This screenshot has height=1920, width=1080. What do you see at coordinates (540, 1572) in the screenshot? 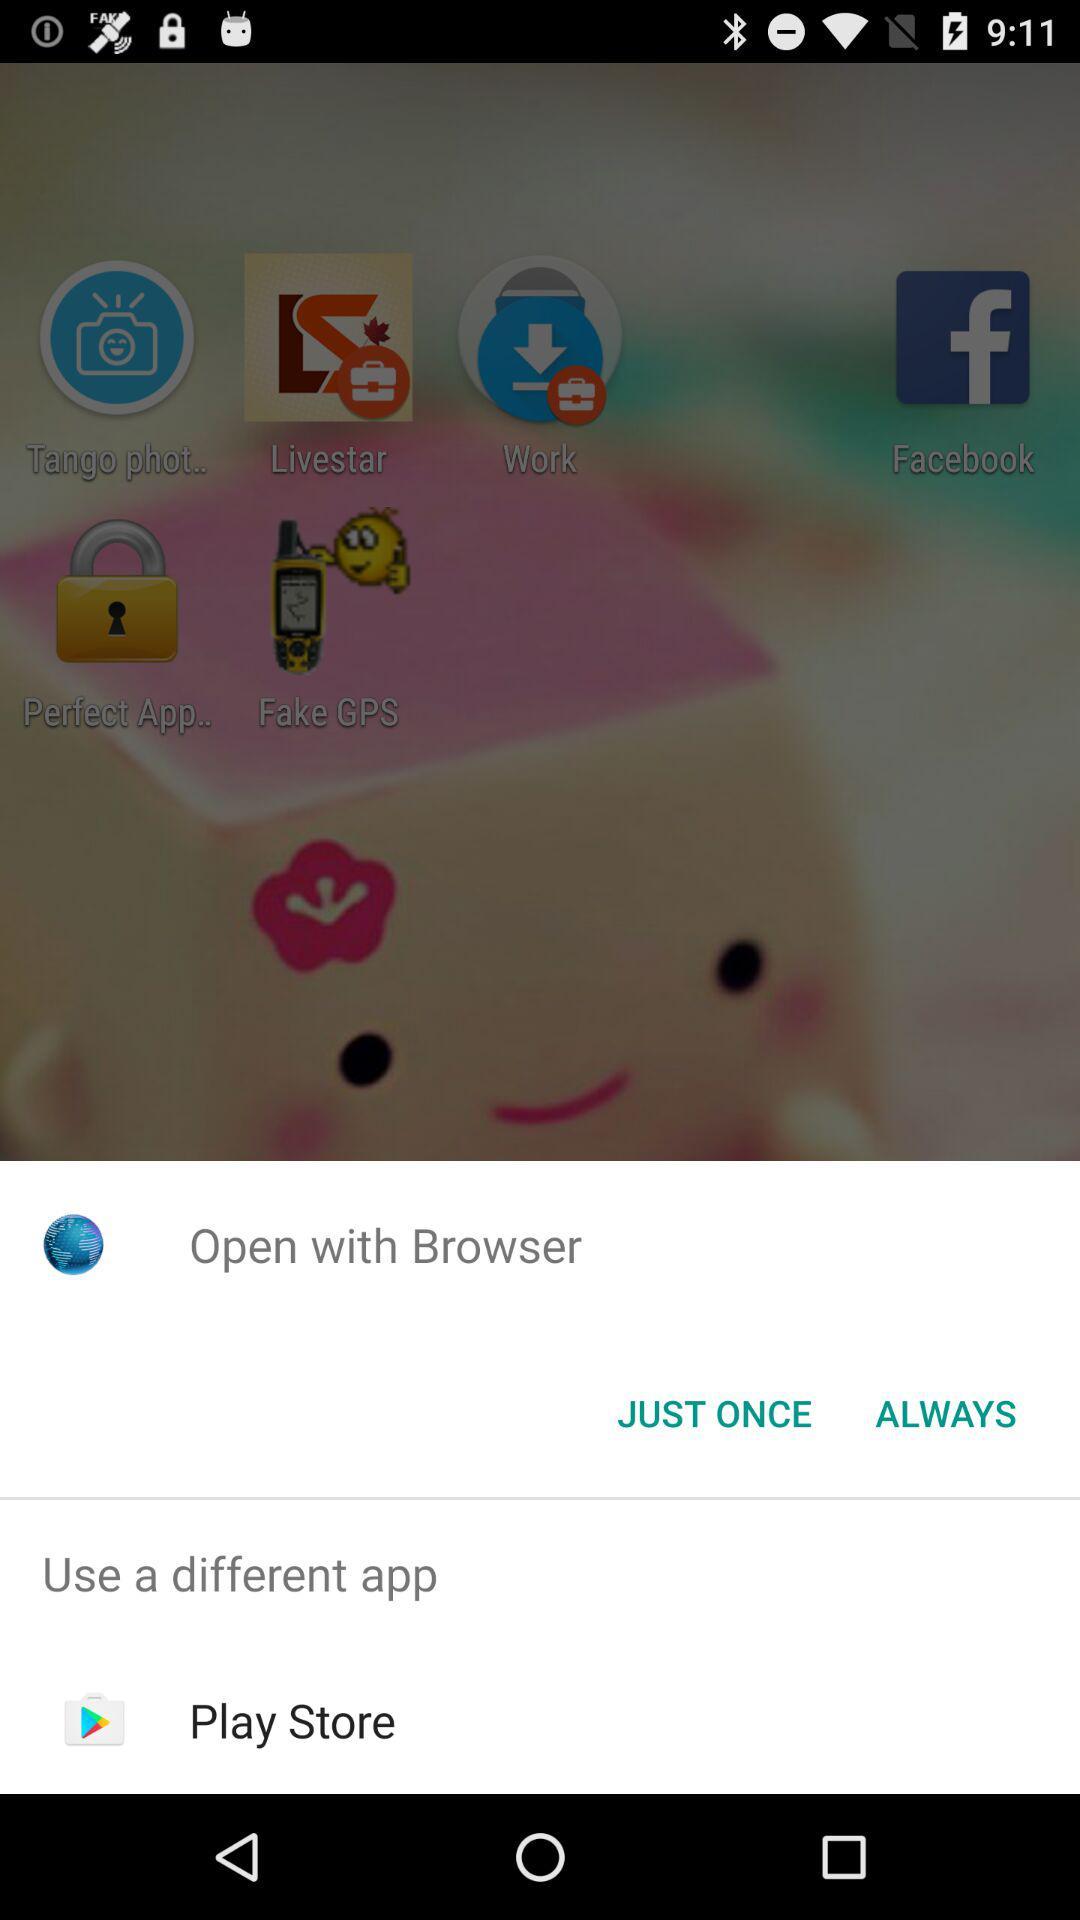
I see `use a different` at bounding box center [540, 1572].